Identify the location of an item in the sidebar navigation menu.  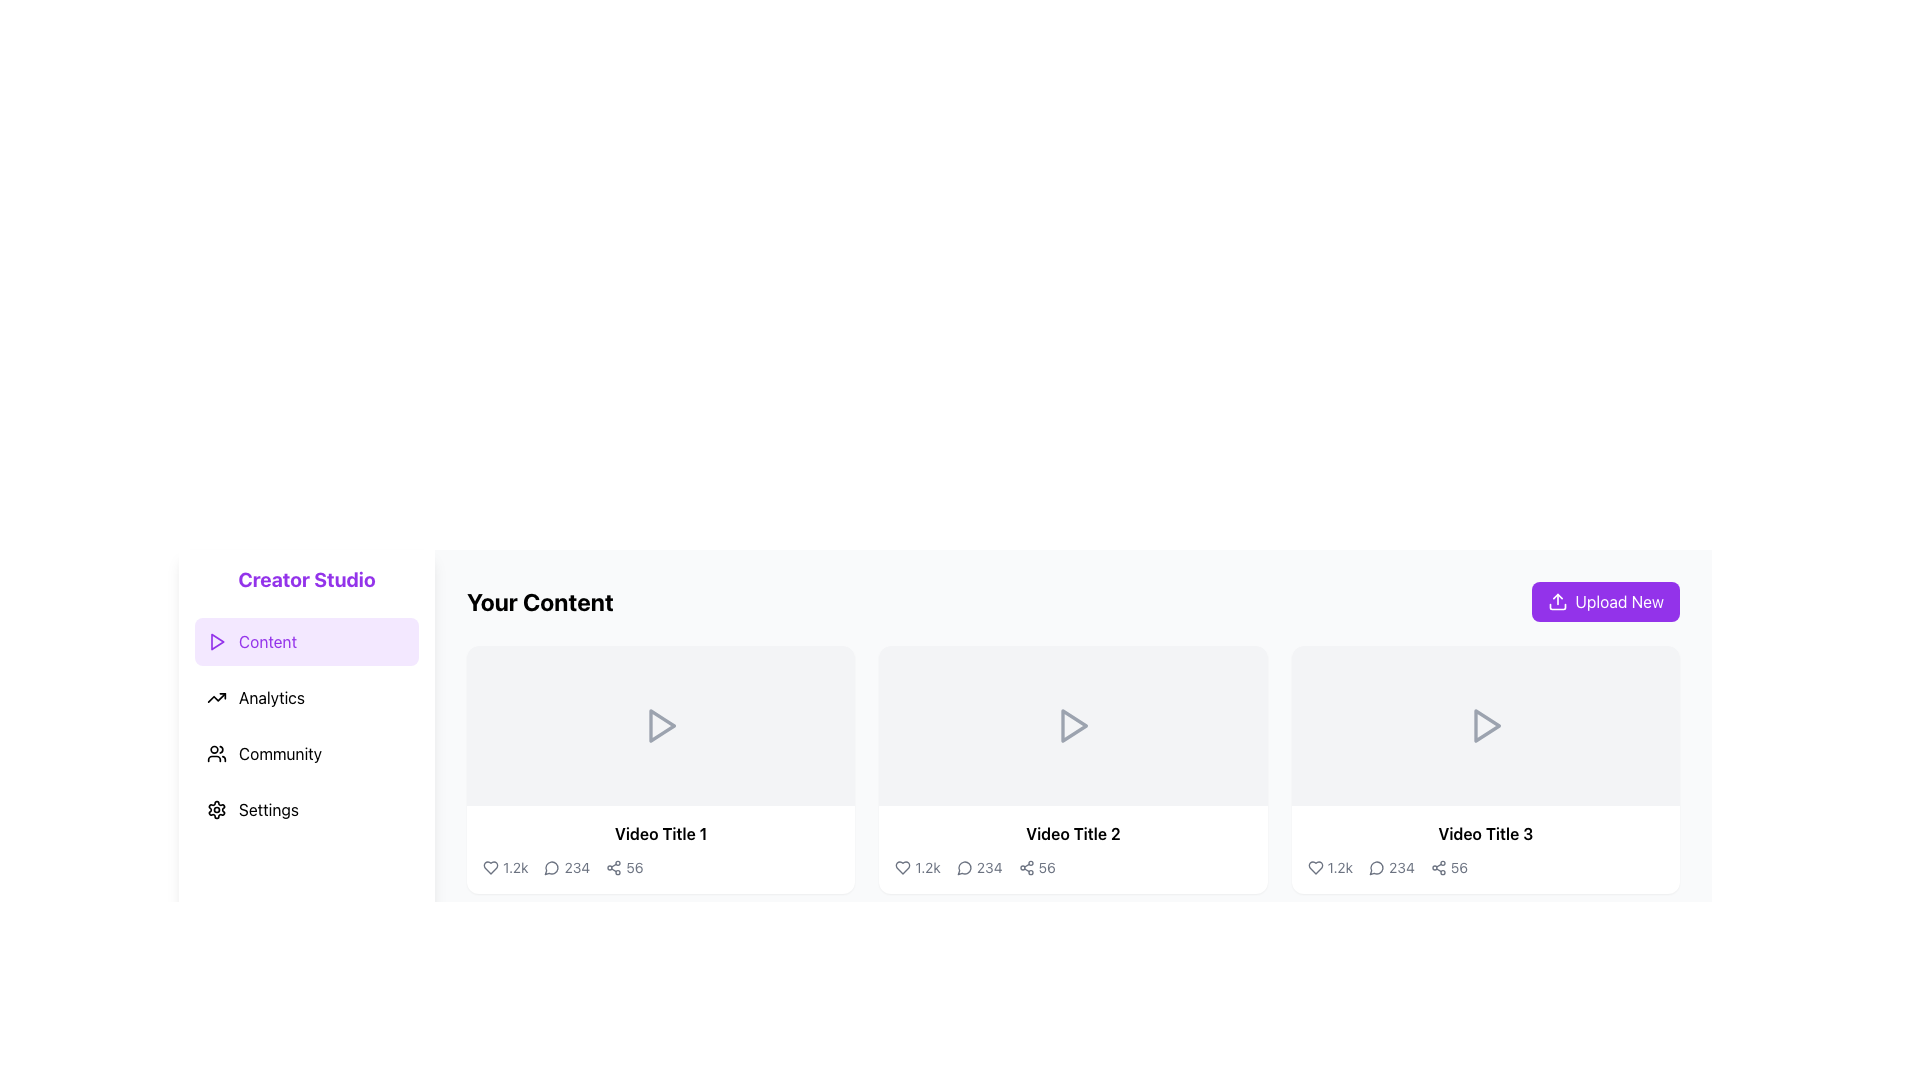
(306, 698).